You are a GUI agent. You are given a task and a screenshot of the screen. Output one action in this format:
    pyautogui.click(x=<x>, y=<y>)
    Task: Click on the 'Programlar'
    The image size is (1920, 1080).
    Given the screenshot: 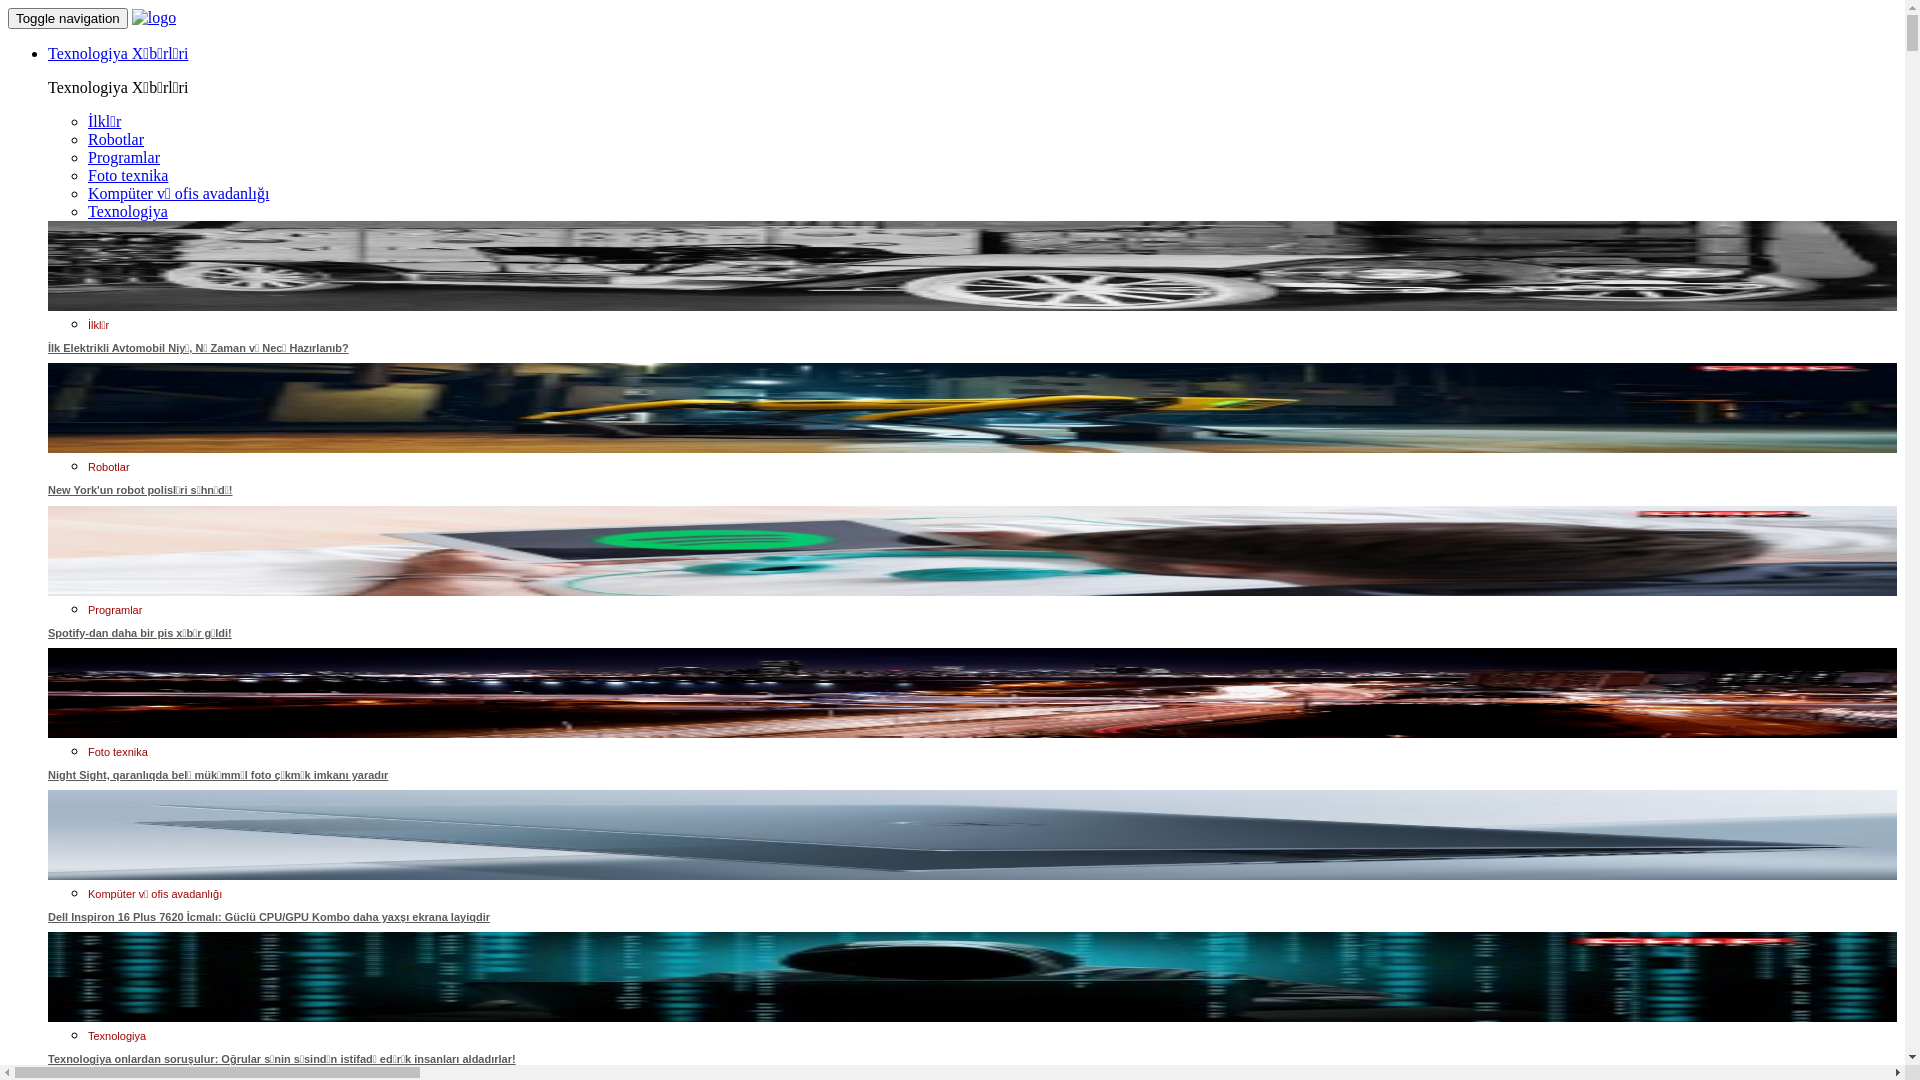 What is the action you would take?
    pyautogui.click(x=123, y=156)
    